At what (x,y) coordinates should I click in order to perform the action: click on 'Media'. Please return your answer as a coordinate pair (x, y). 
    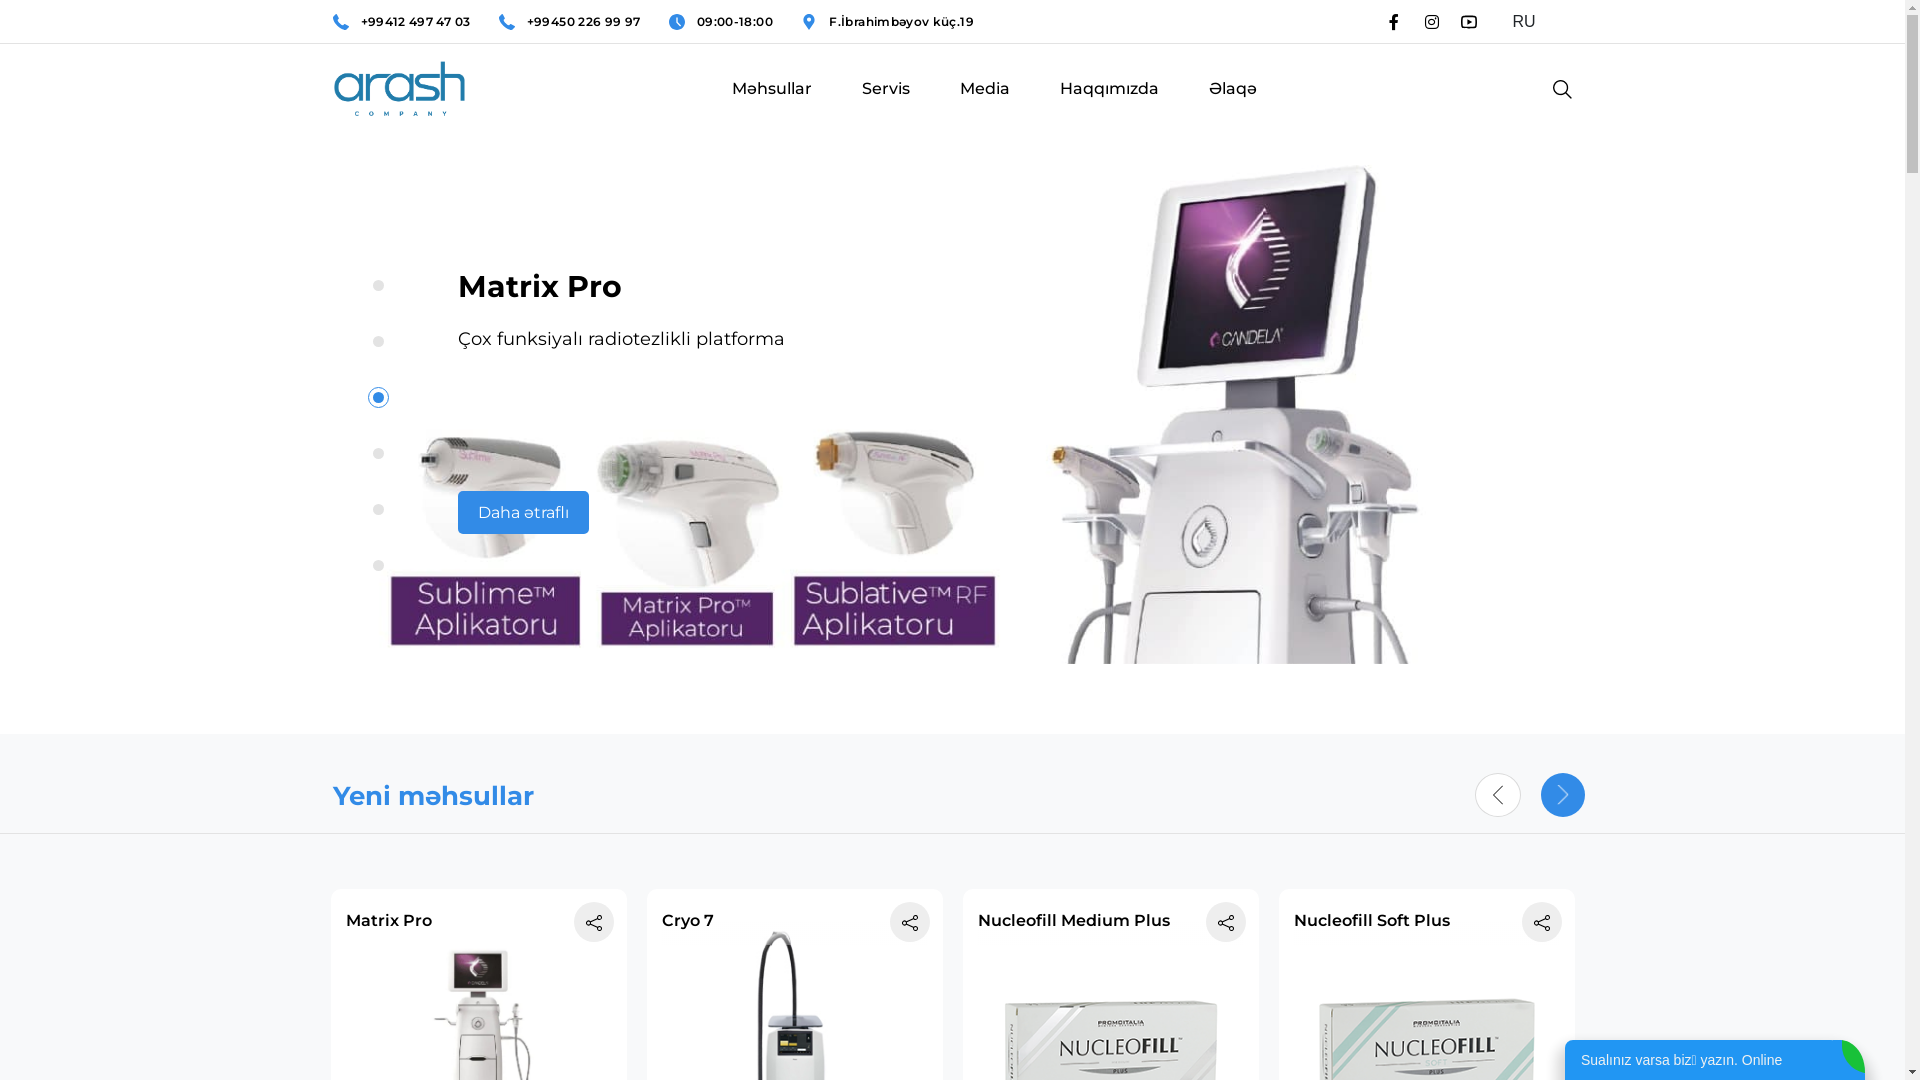
    Looking at the image, I should click on (984, 108).